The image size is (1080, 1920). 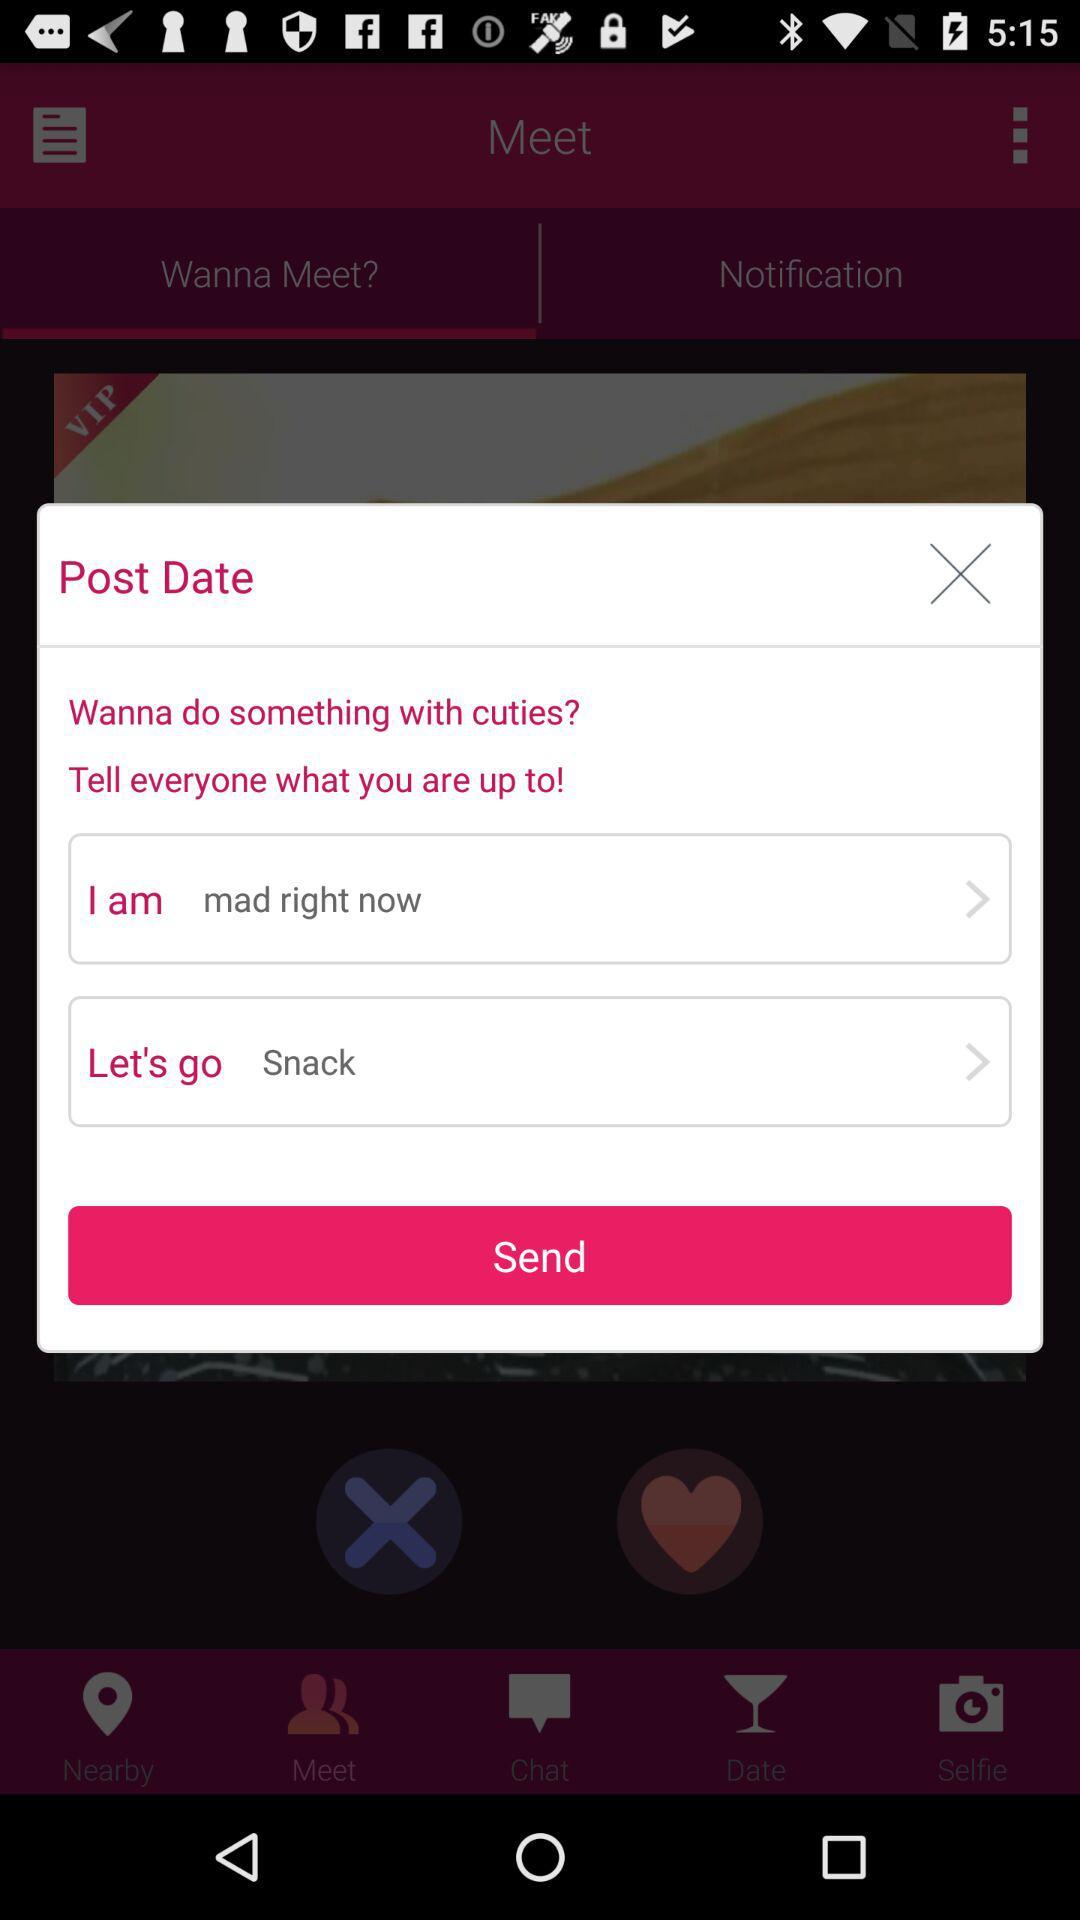 I want to click on app above snack icon, so click(x=583, y=897).